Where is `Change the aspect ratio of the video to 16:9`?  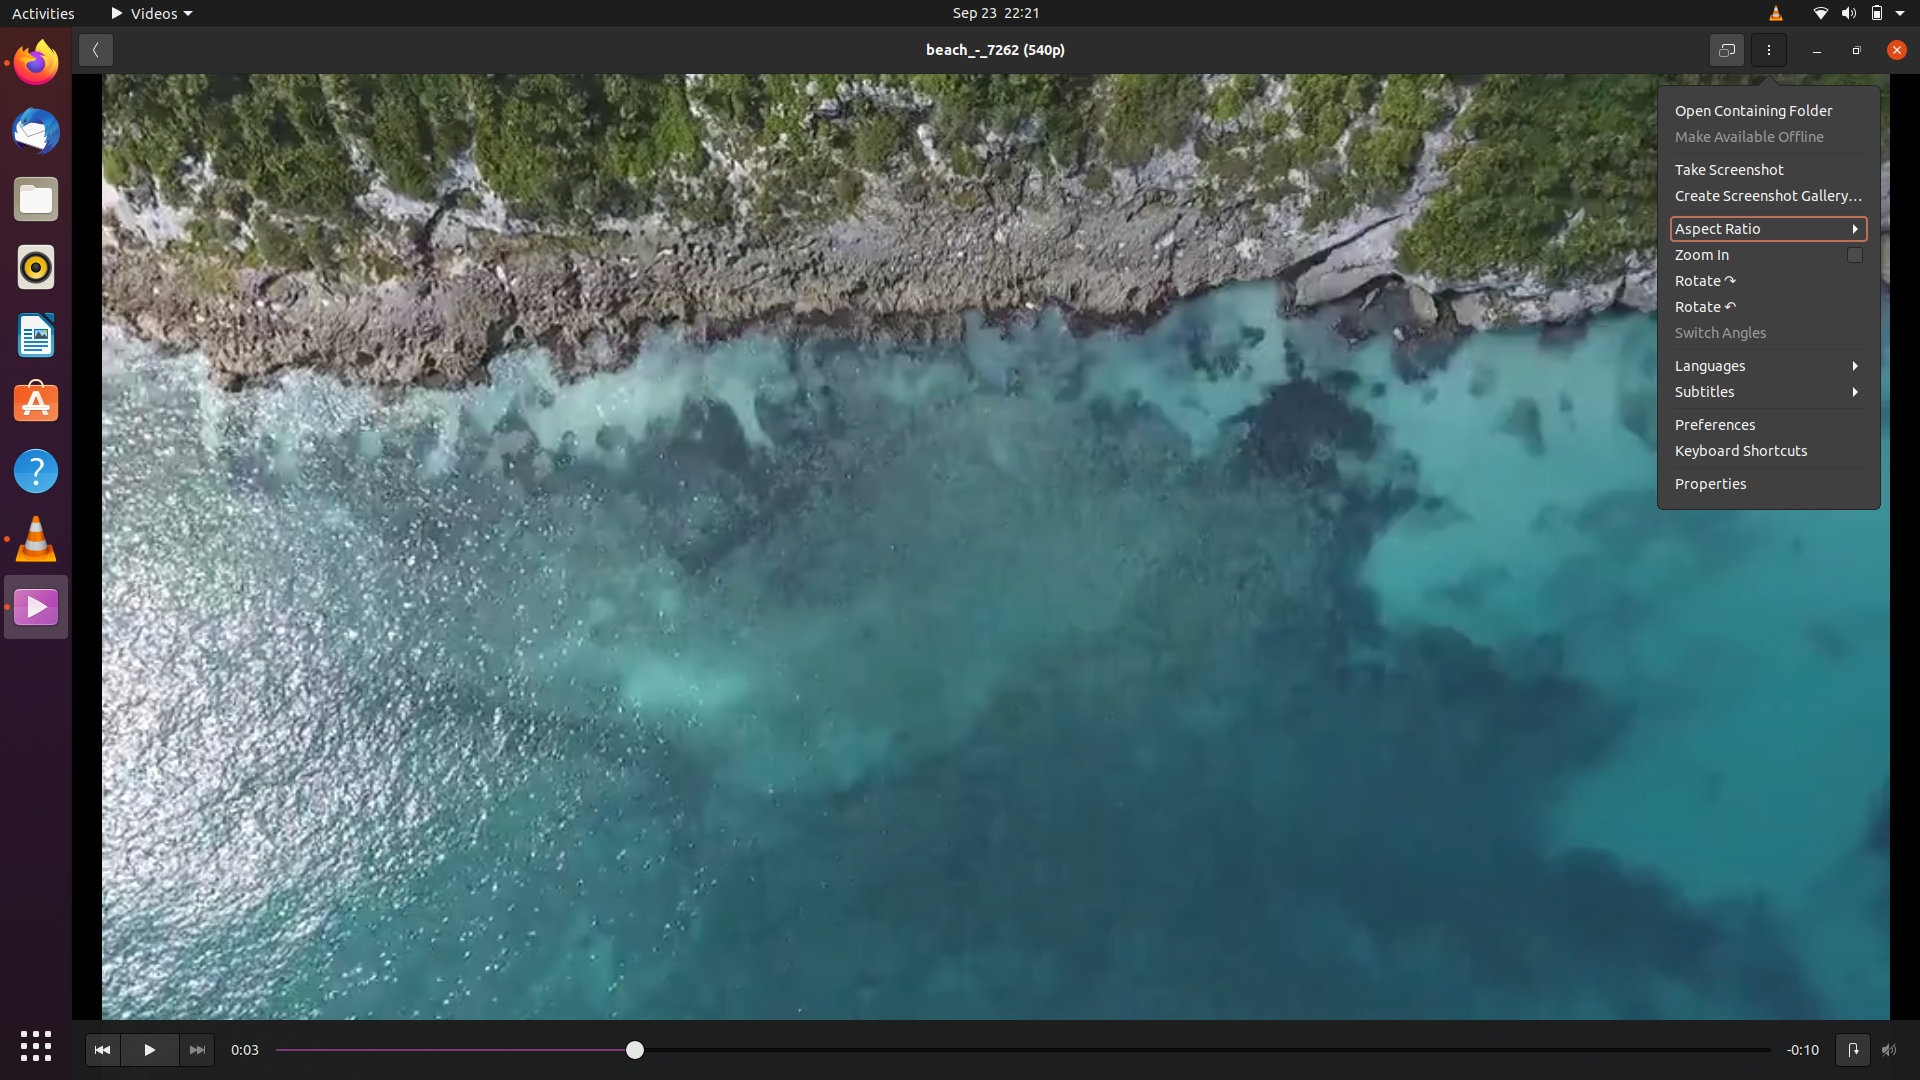 Change the aspect ratio of the video to 16:9 is located at coordinates (1769, 226).